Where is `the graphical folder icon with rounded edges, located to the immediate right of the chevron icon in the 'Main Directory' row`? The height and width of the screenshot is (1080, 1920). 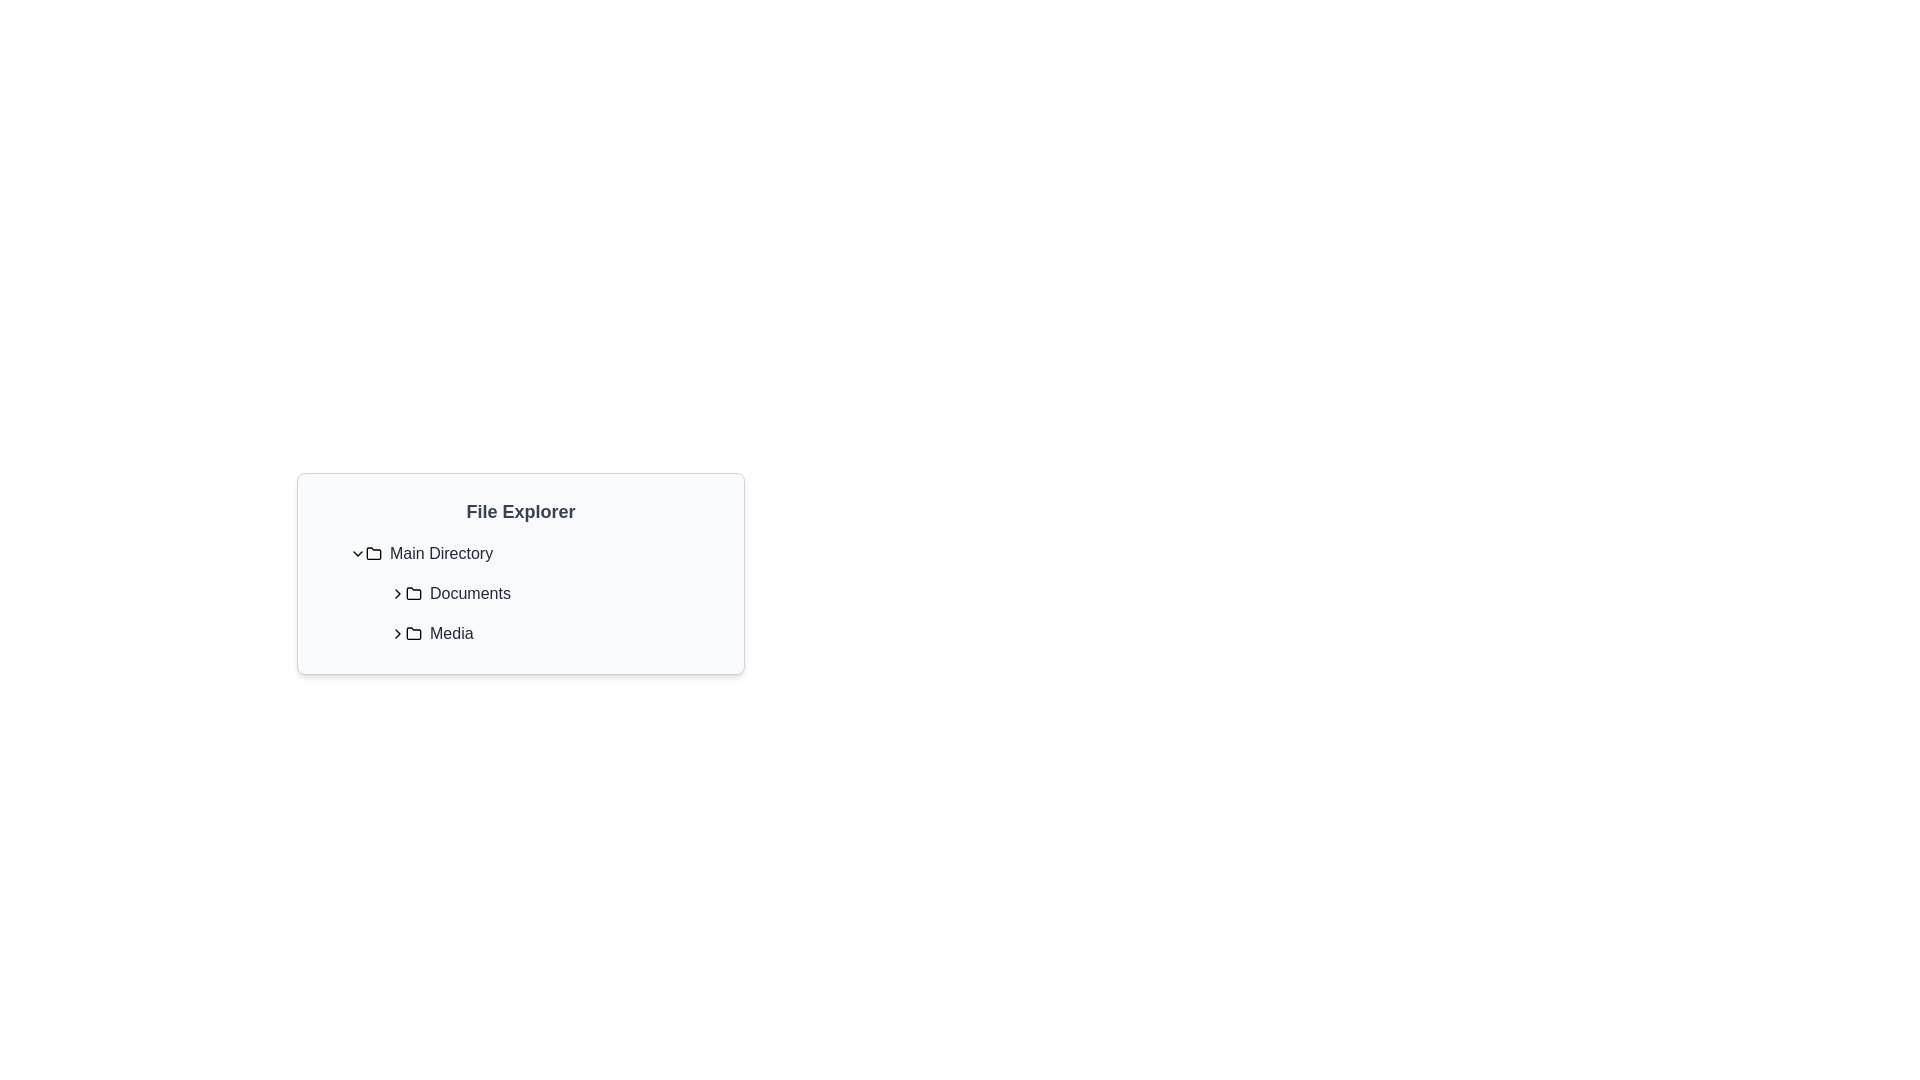 the graphical folder icon with rounded edges, located to the immediate right of the chevron icon in the 'Main Directory' row is located at coordinates (374, 554).